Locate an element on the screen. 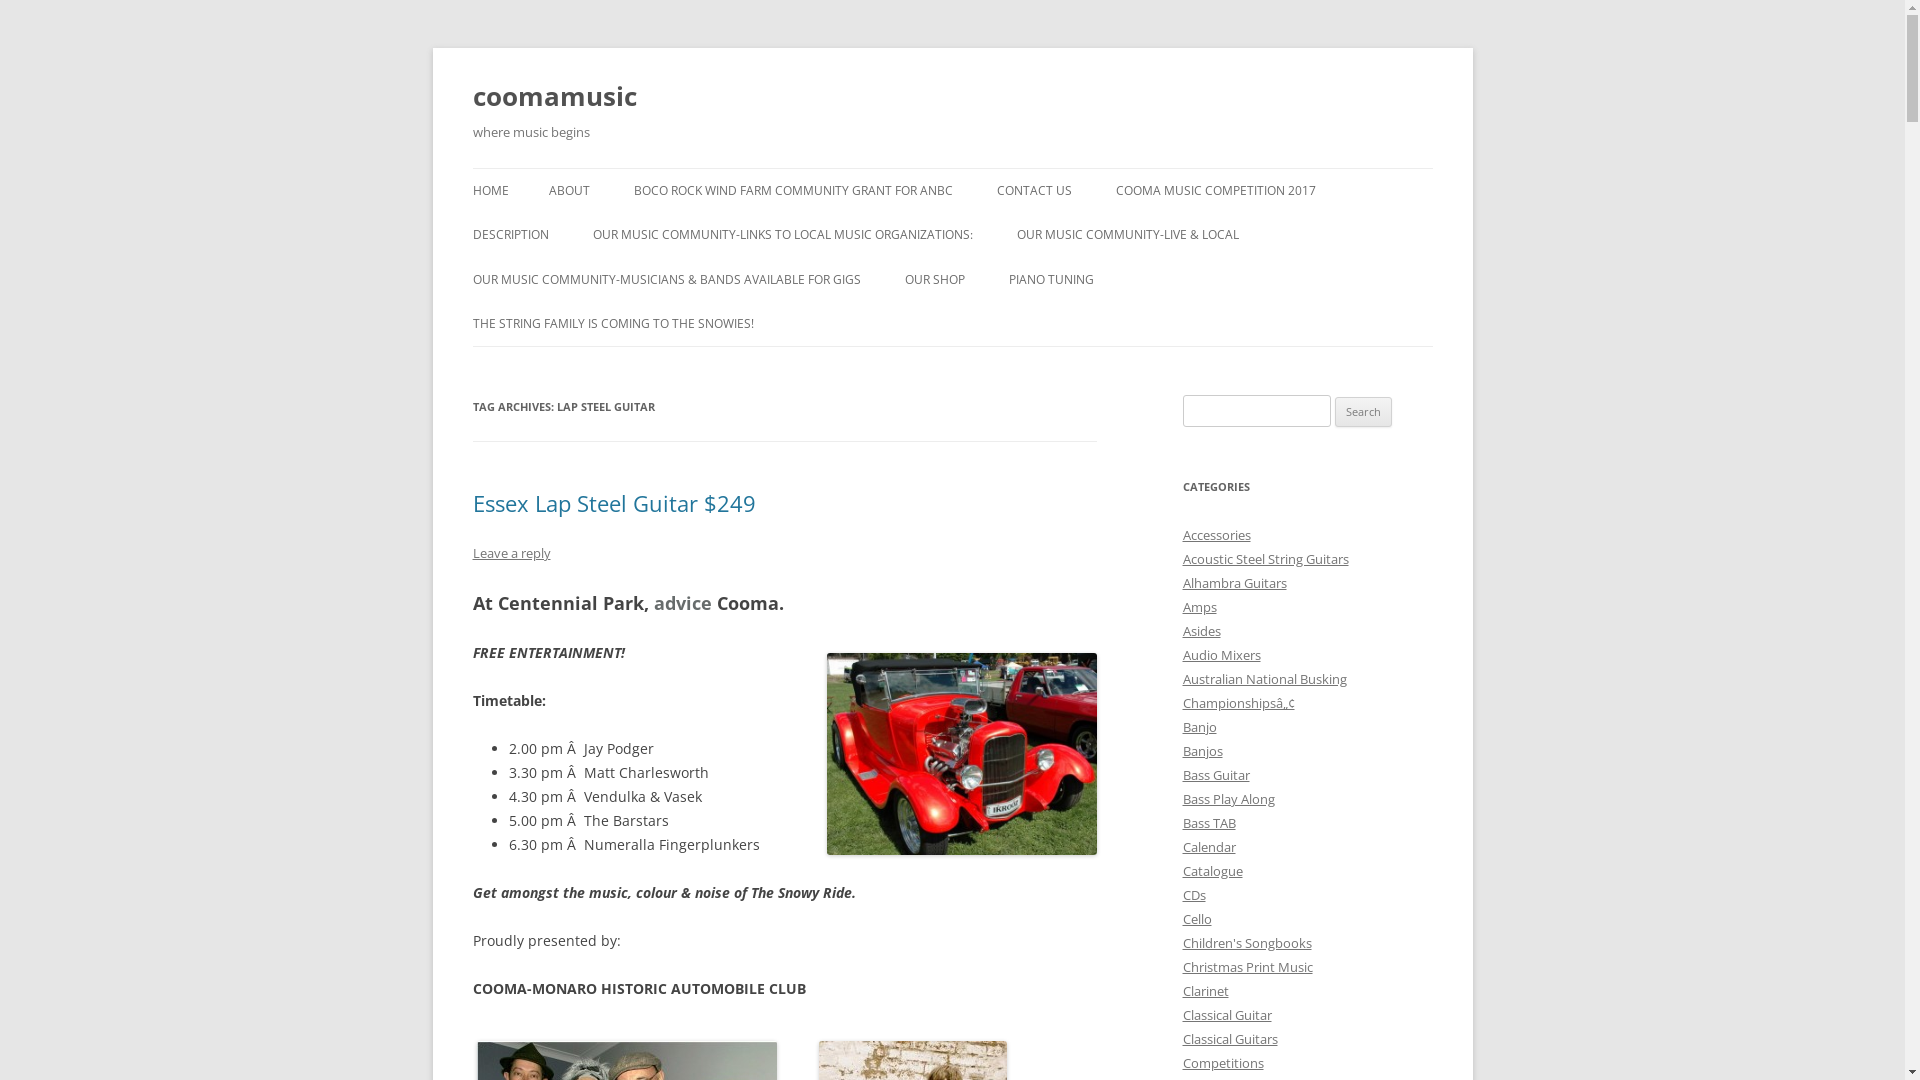 The width and height of the screenshot is (1920, 1080). 'CDs' is located at coordinates (1193, 893).